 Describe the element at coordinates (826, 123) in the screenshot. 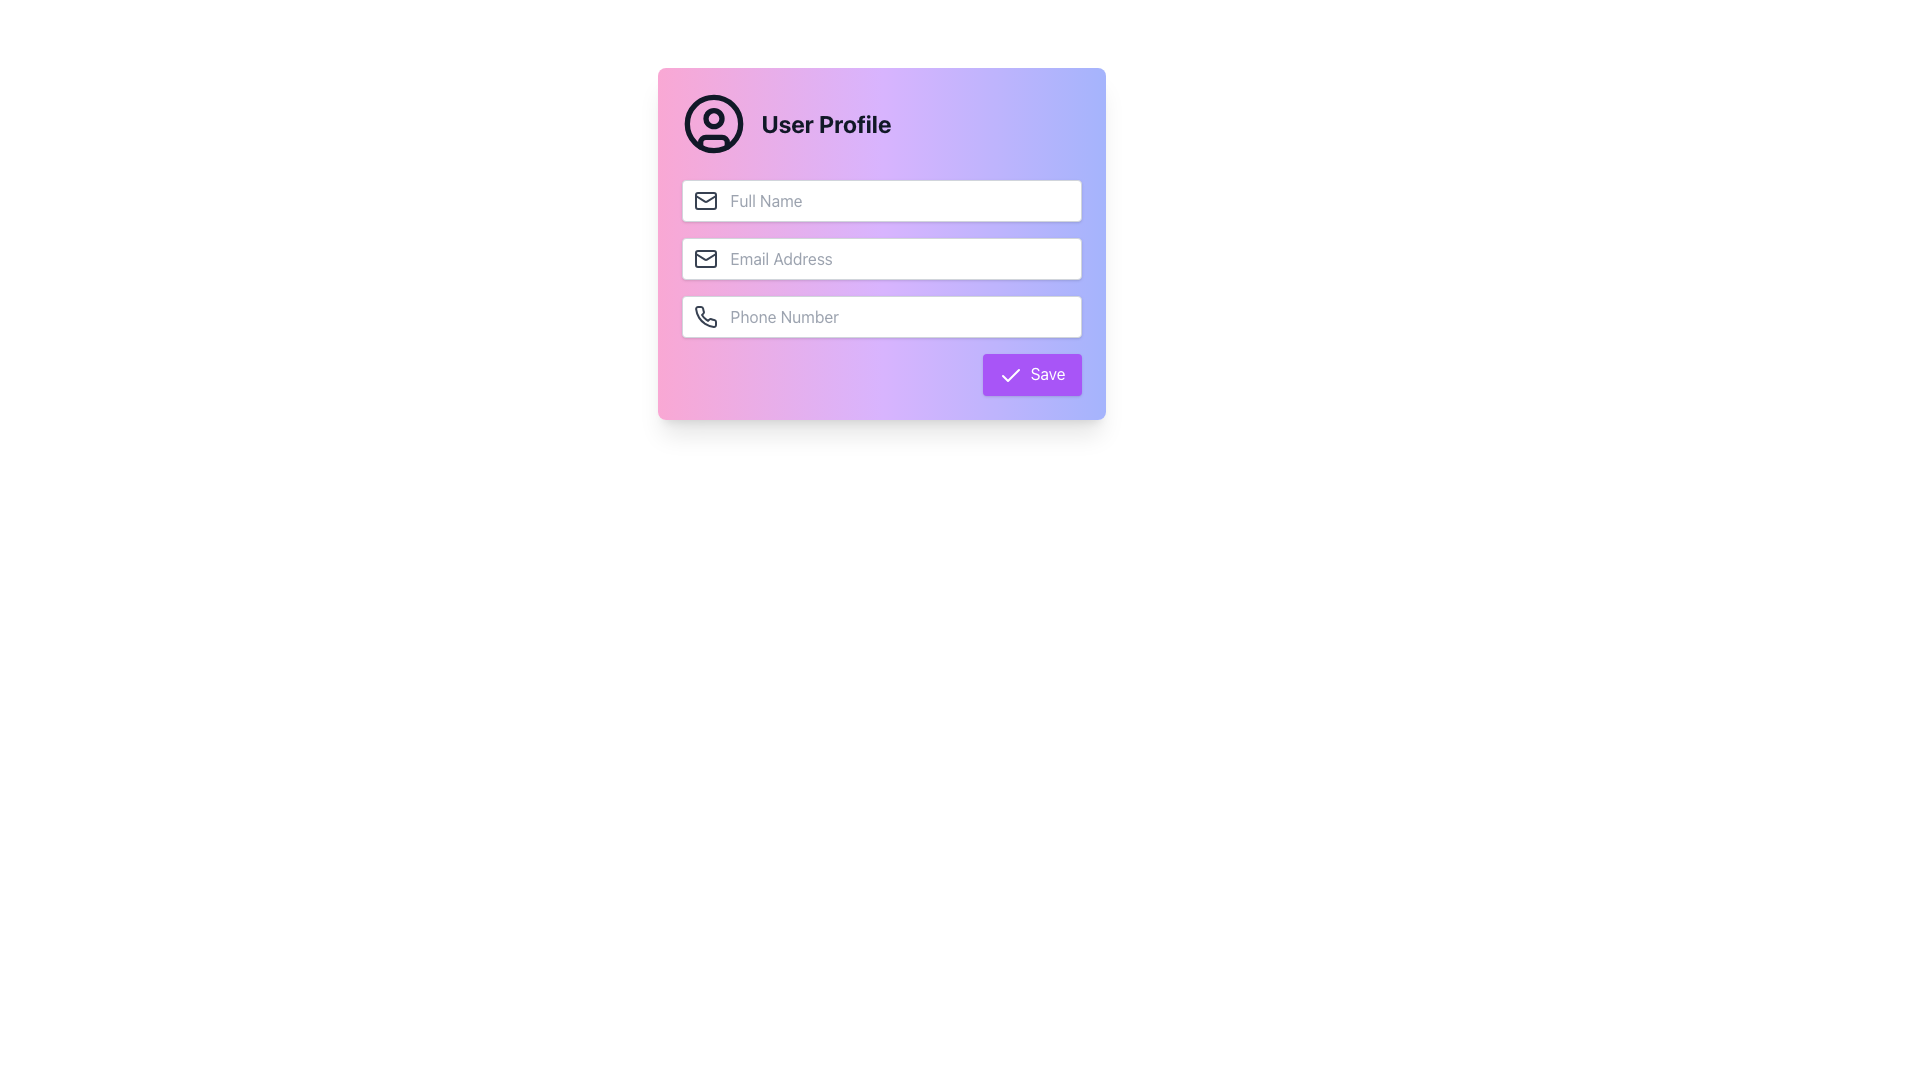

I see `the text label indicating the purpose of the user profile management section, which is located to the right of the circular user profile icon` at that location.